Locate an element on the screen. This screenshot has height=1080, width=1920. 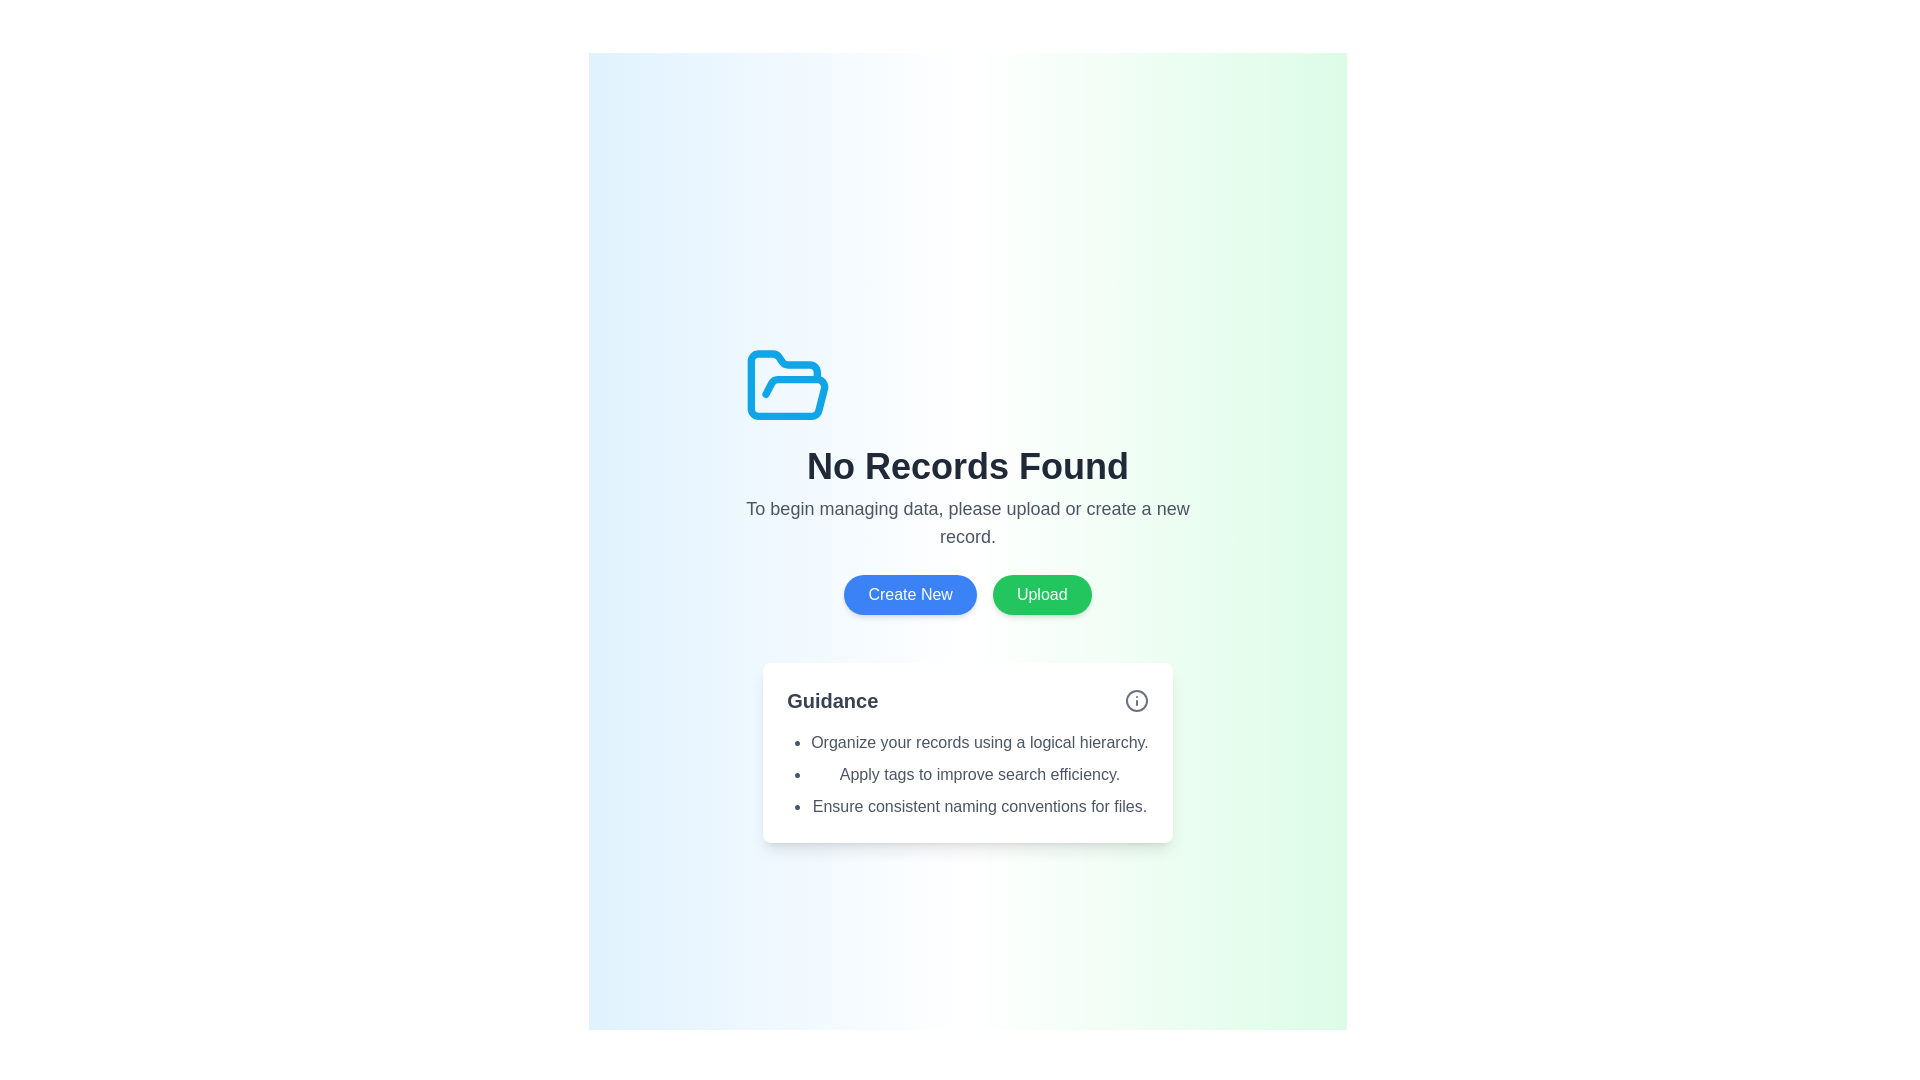
the 'Guidance' text label, which is styled with a large, bold font and dark gray color, located near the top-left of its section block is located at coordinates (832, 700).